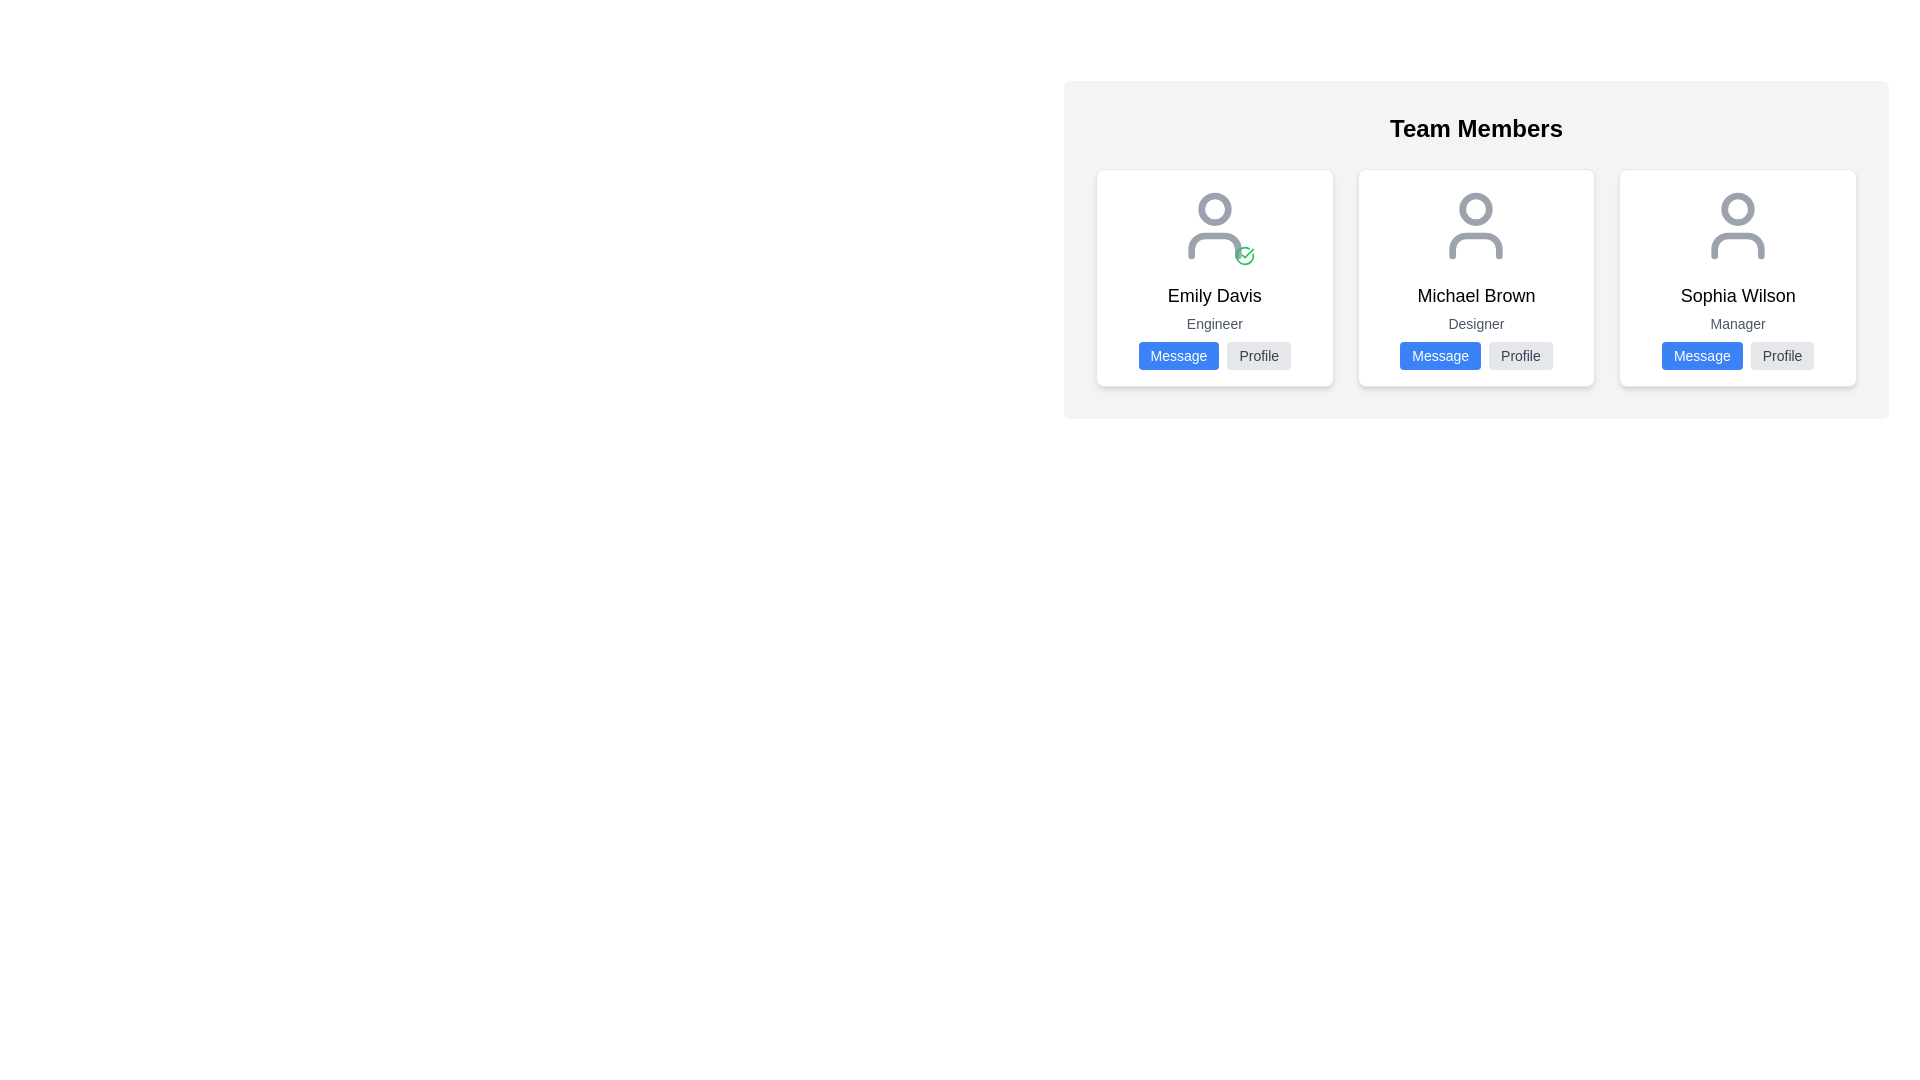 The height and width of the screenshot is (1080, 1920). Describe the element at coordinates (1520, 354) in the screenshot. I see `the second button in the horizontal group at the bottom of the team member's card` at that location.